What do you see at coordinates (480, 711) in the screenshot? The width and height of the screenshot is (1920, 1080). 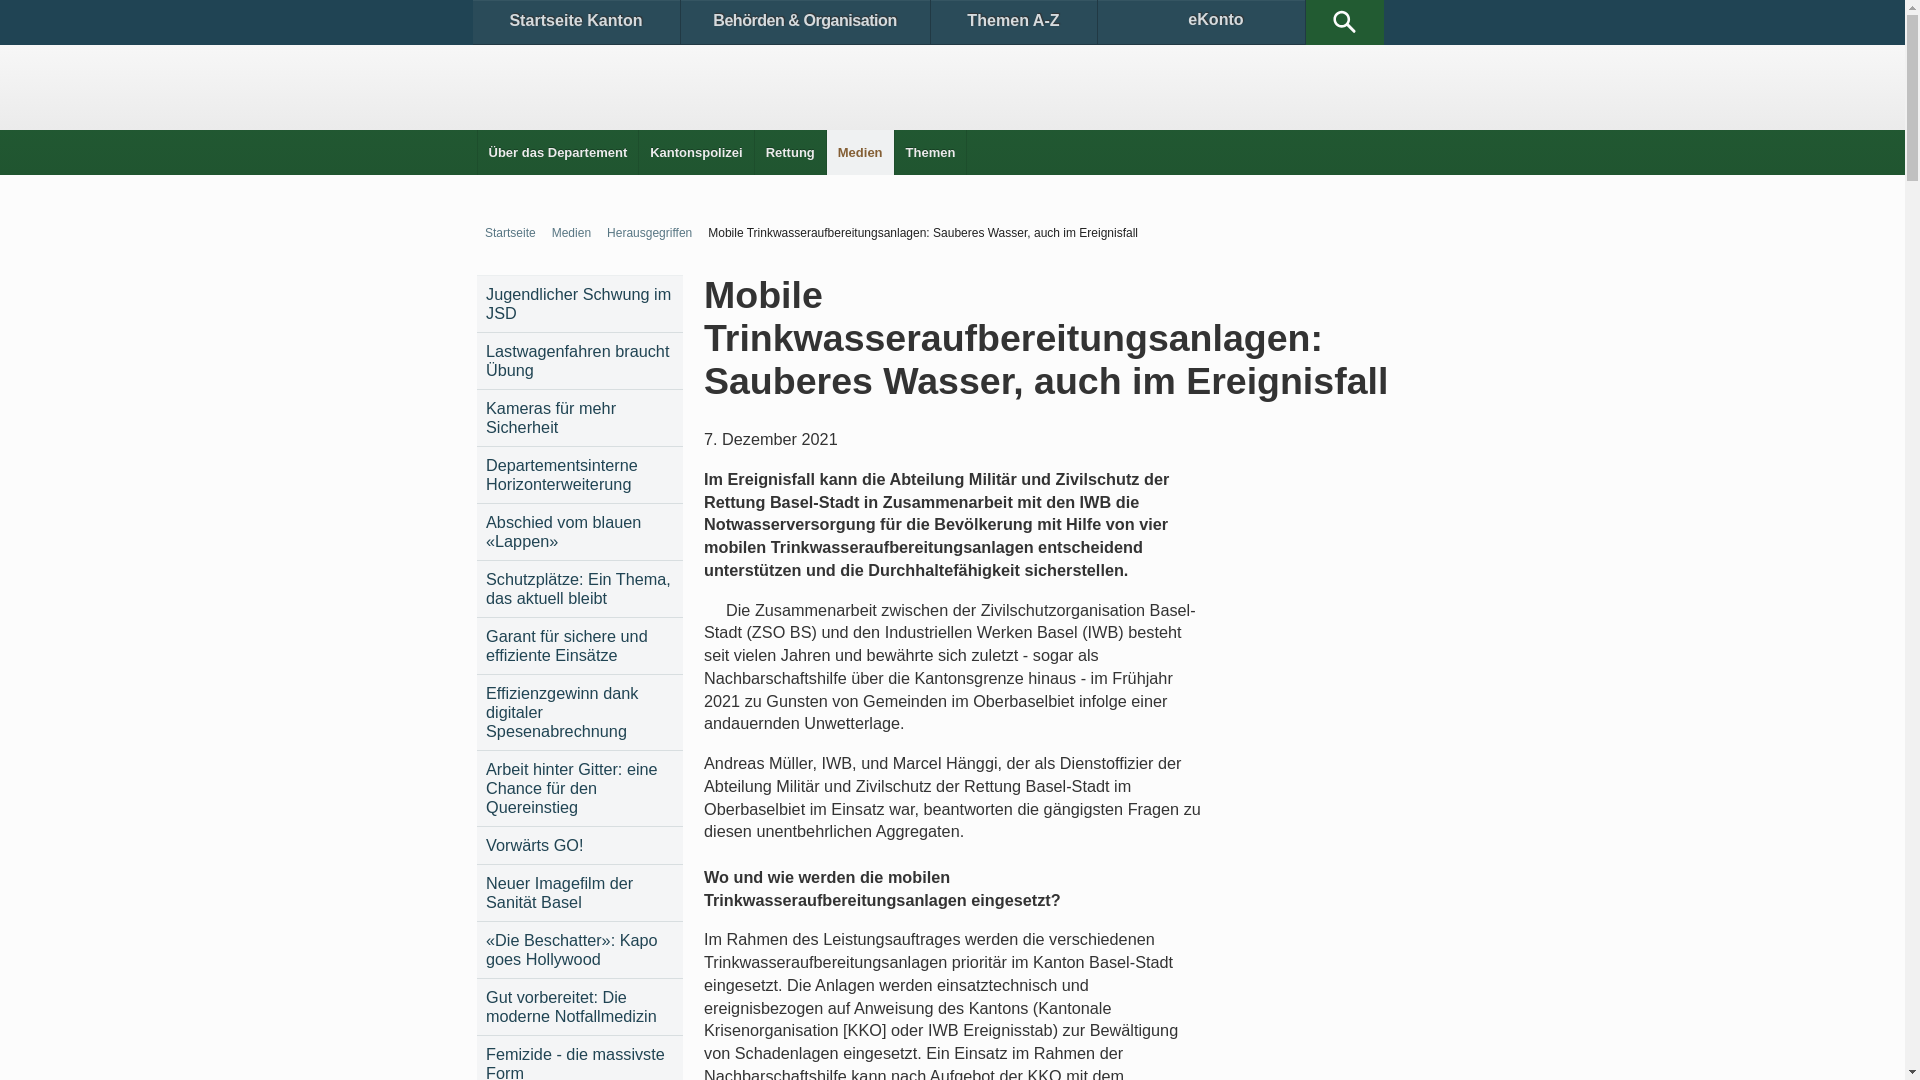 I see `'Effizienzgewinn dank digitaler Spesenabrechnung'` at bounding box center [480, 711].